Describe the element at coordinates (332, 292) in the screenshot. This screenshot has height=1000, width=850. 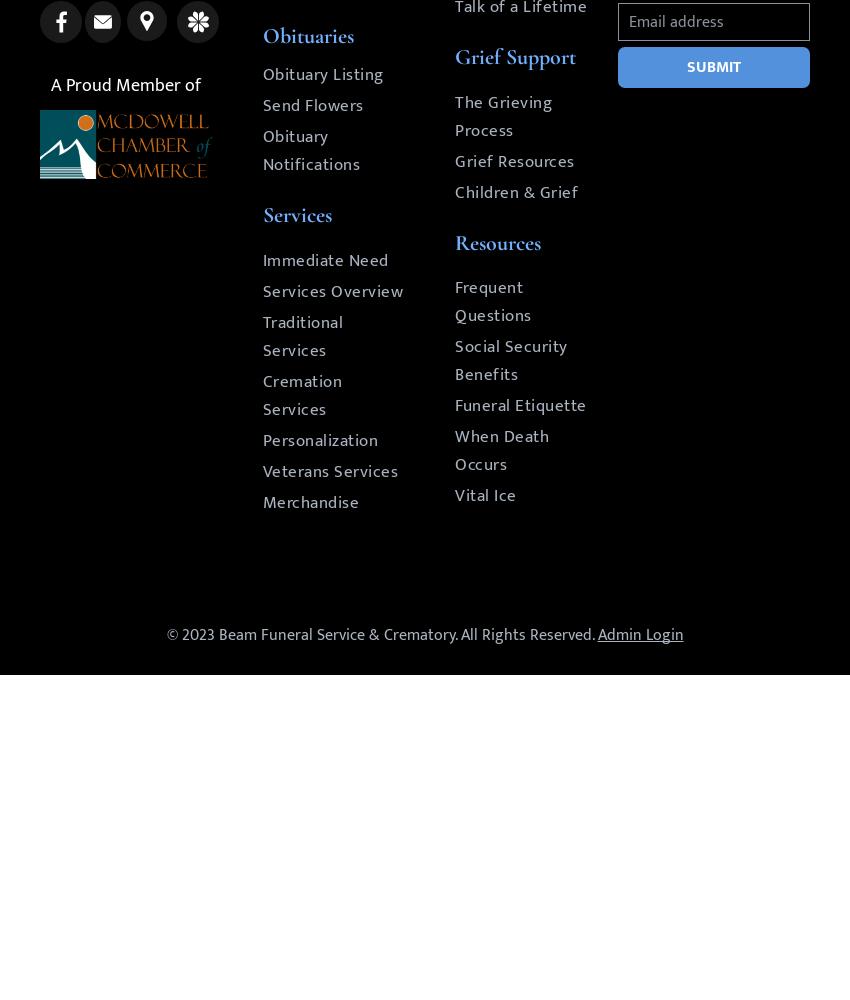
I see `'Services Overview'` at that location.